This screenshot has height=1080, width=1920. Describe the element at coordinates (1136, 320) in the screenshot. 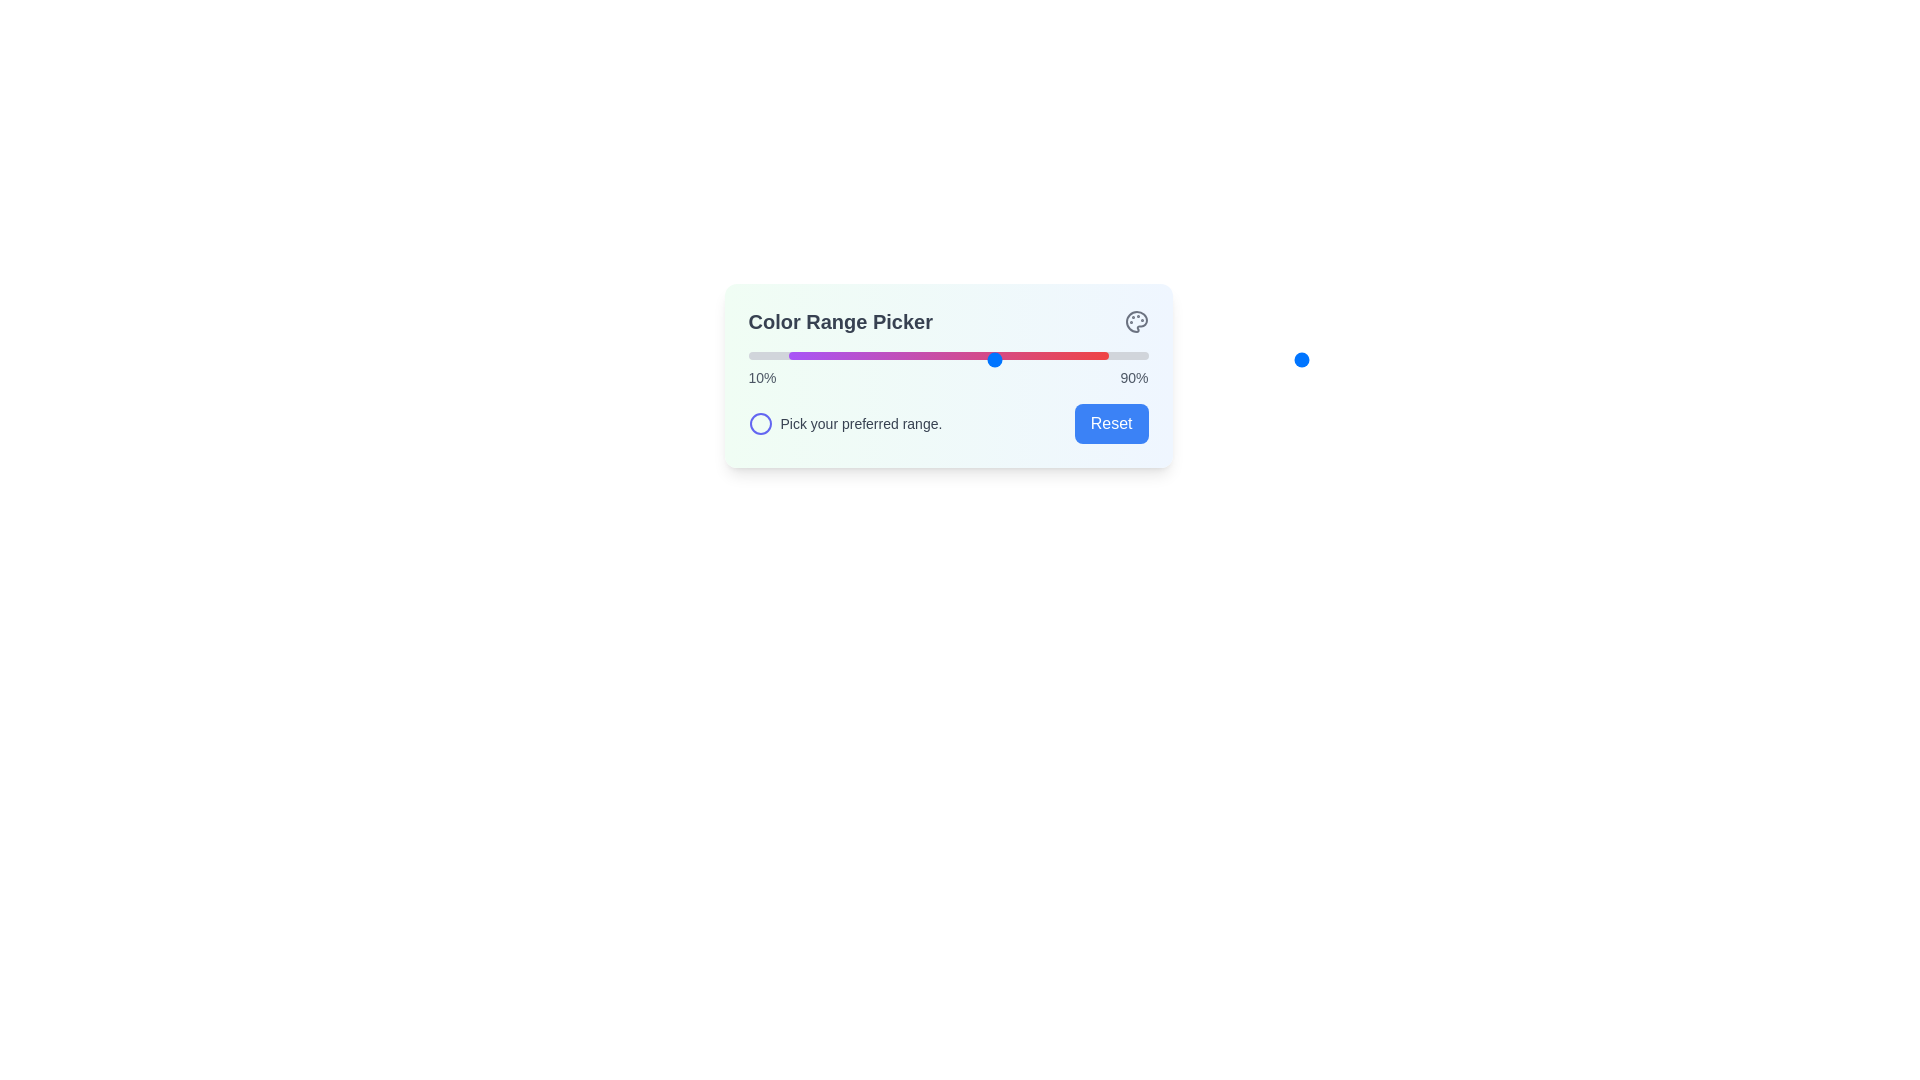

I see `the palette icon located to the far right of the 'Color Range Picker' section, aligned horizontally with the title, and is the last element in the row` at that location.